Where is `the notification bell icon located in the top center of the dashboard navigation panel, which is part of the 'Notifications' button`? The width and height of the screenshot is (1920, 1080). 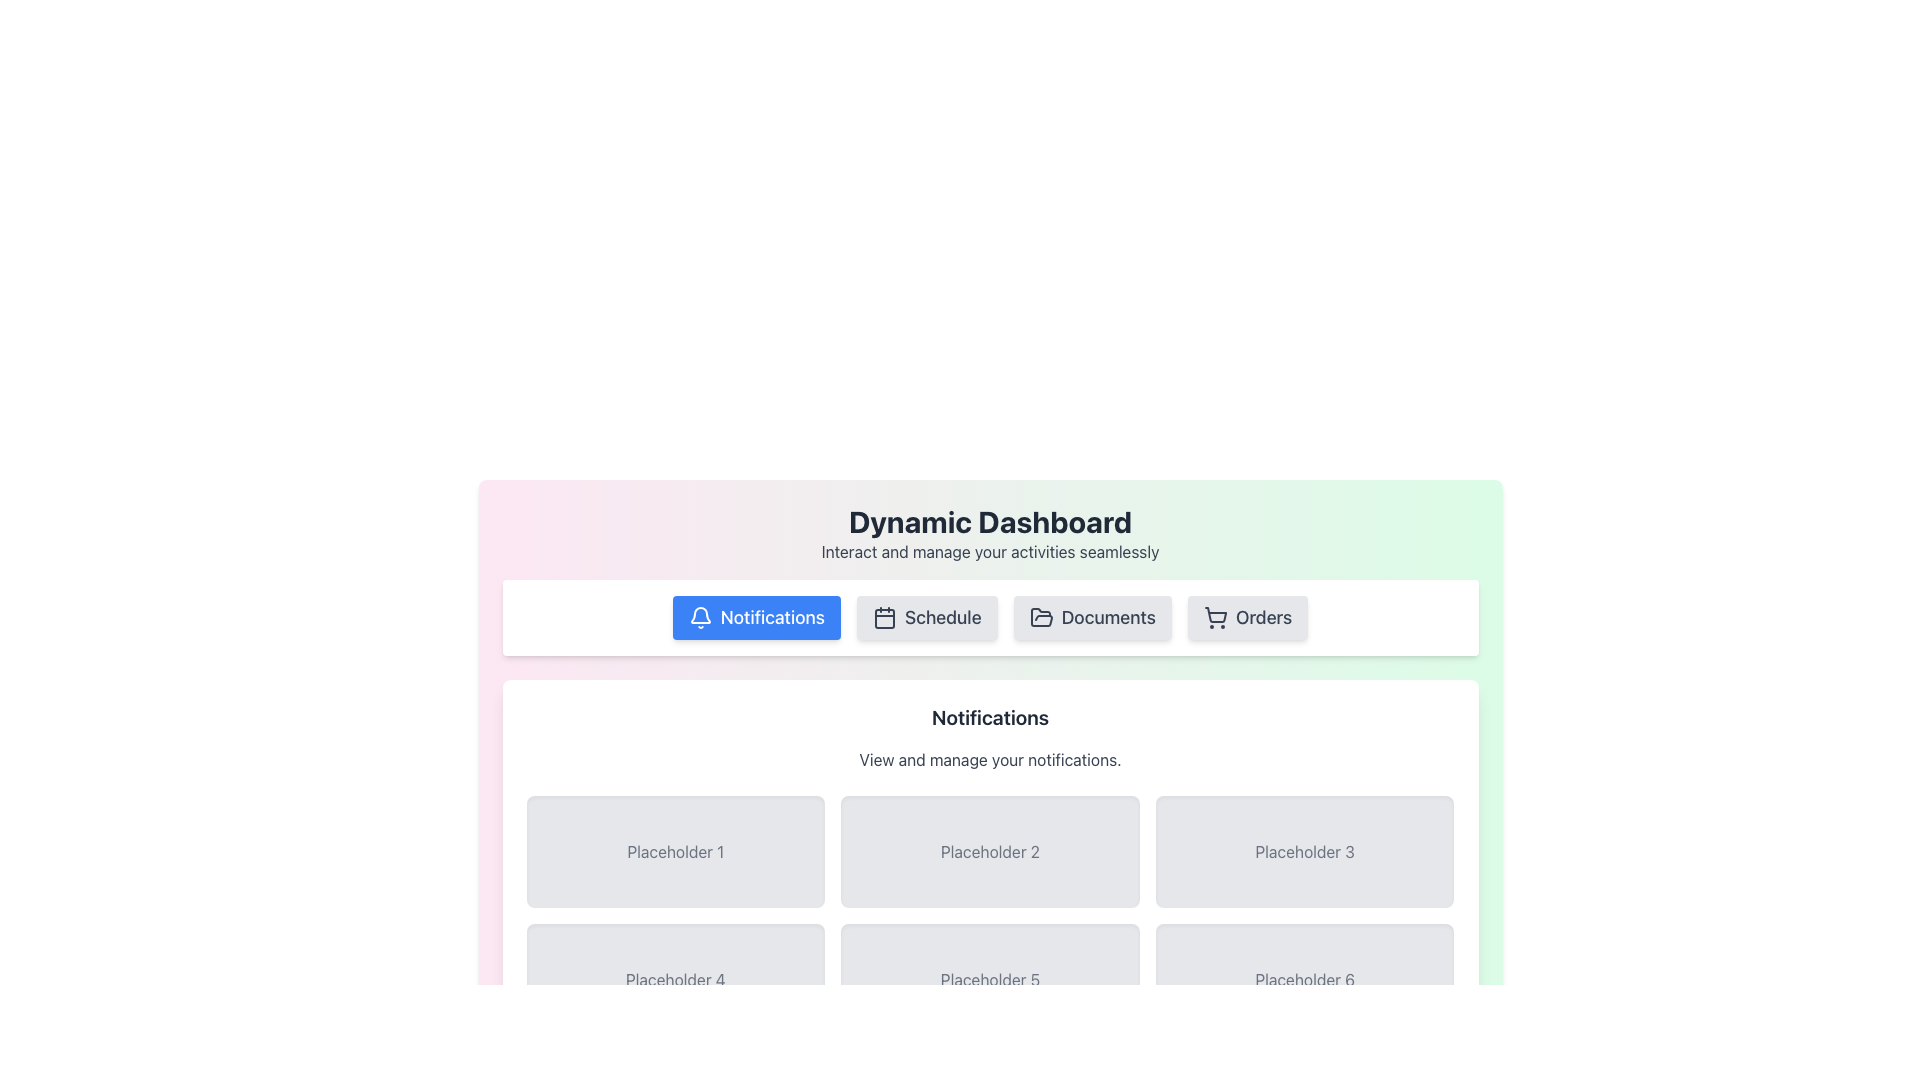
the notification bell icon located in the top center of the dashboard navigation panel, which is part of the 'Notifications' button is located at coordinates (700, 614).